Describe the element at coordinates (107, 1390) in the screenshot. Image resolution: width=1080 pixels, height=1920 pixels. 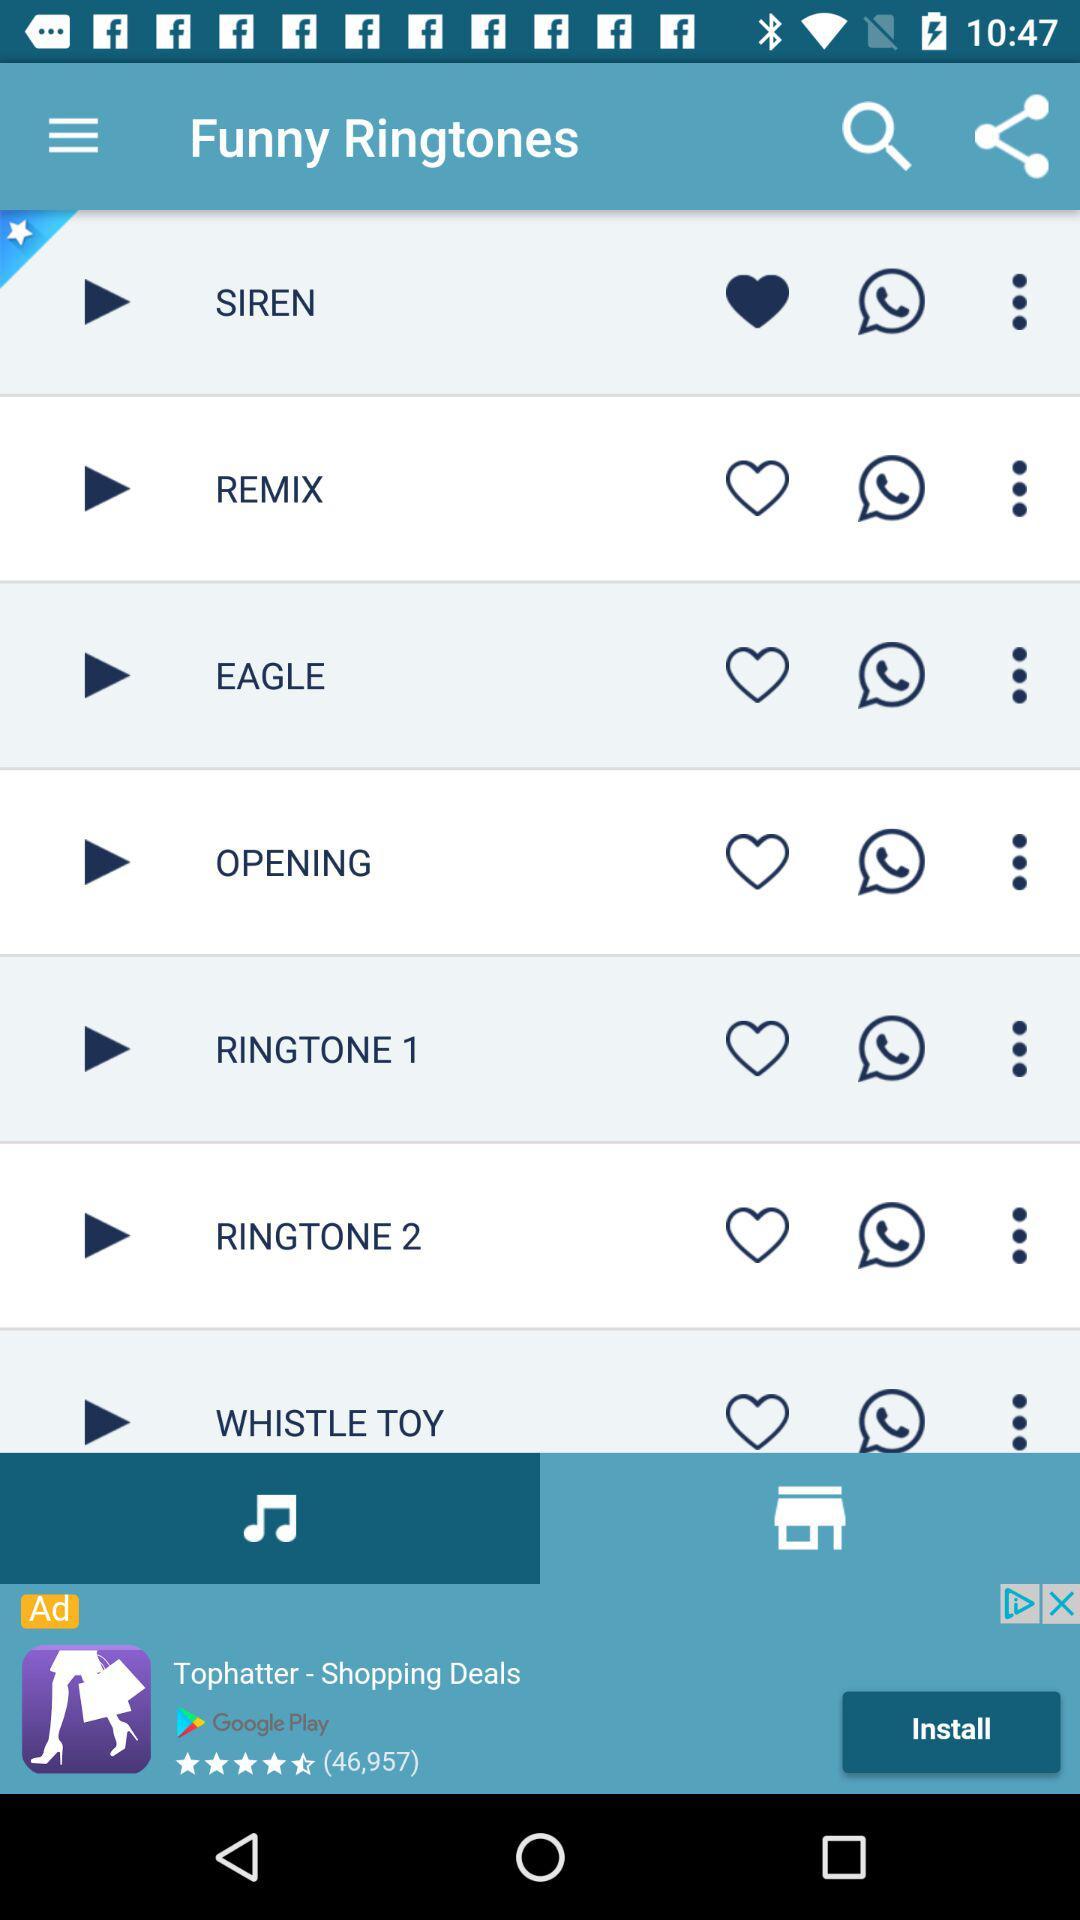
I see `whistle` at that location.